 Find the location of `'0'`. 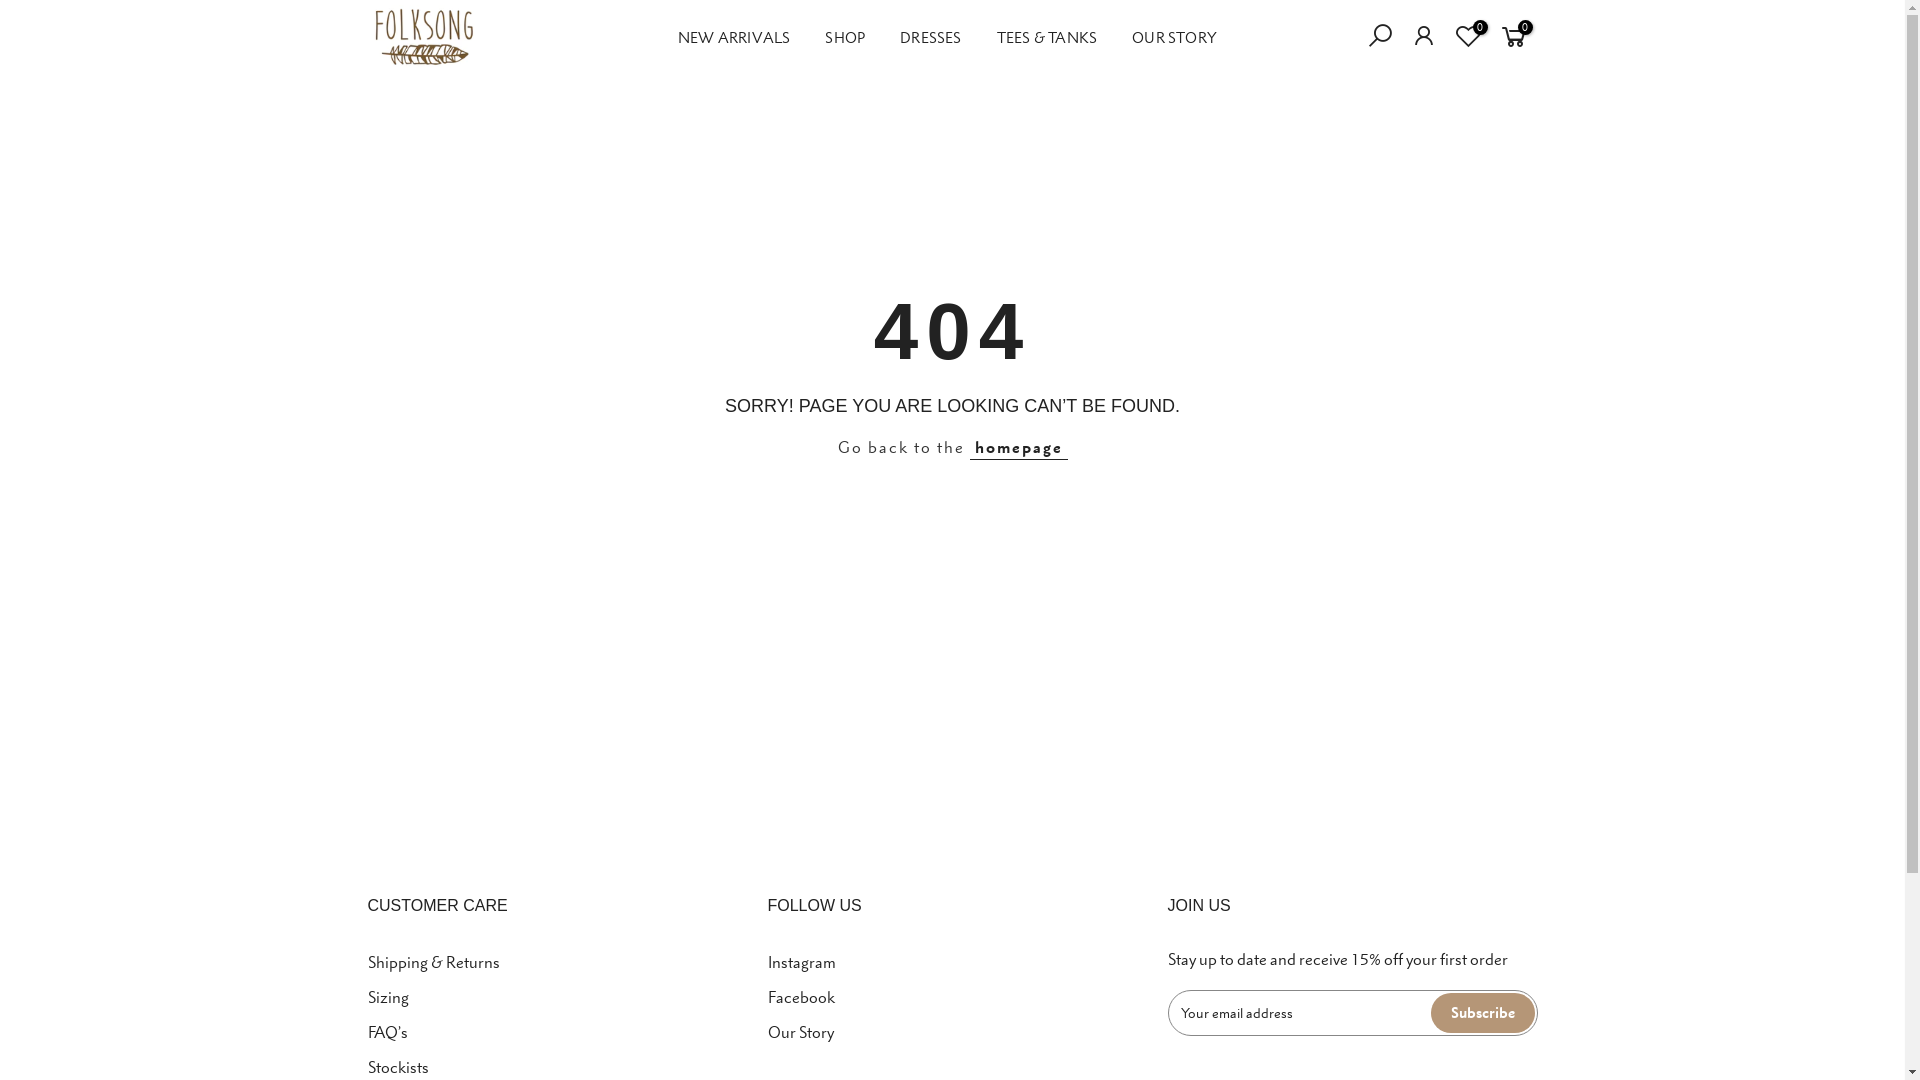

'0' is located at coordinates (1497, 37).